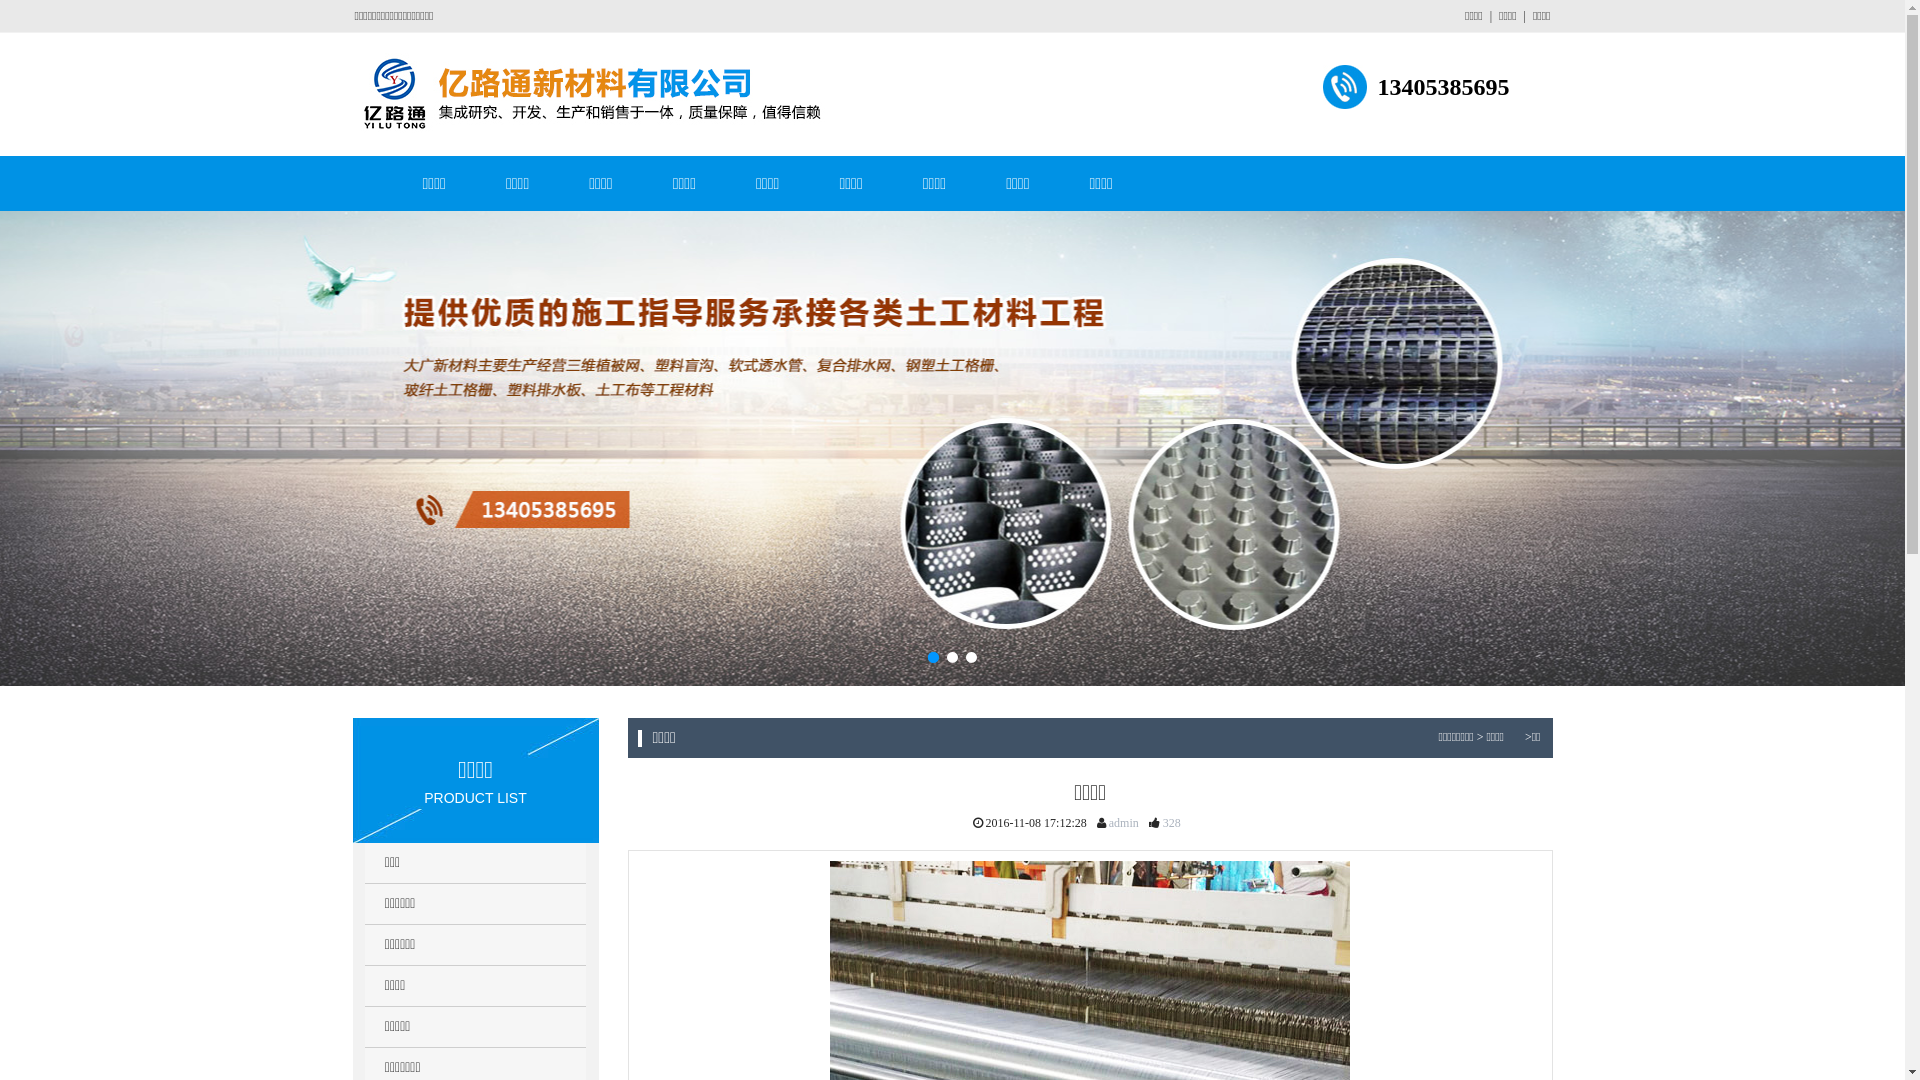 This screenshot has width=1920, height=1080. I want to click on '328', so click(1170, 822).